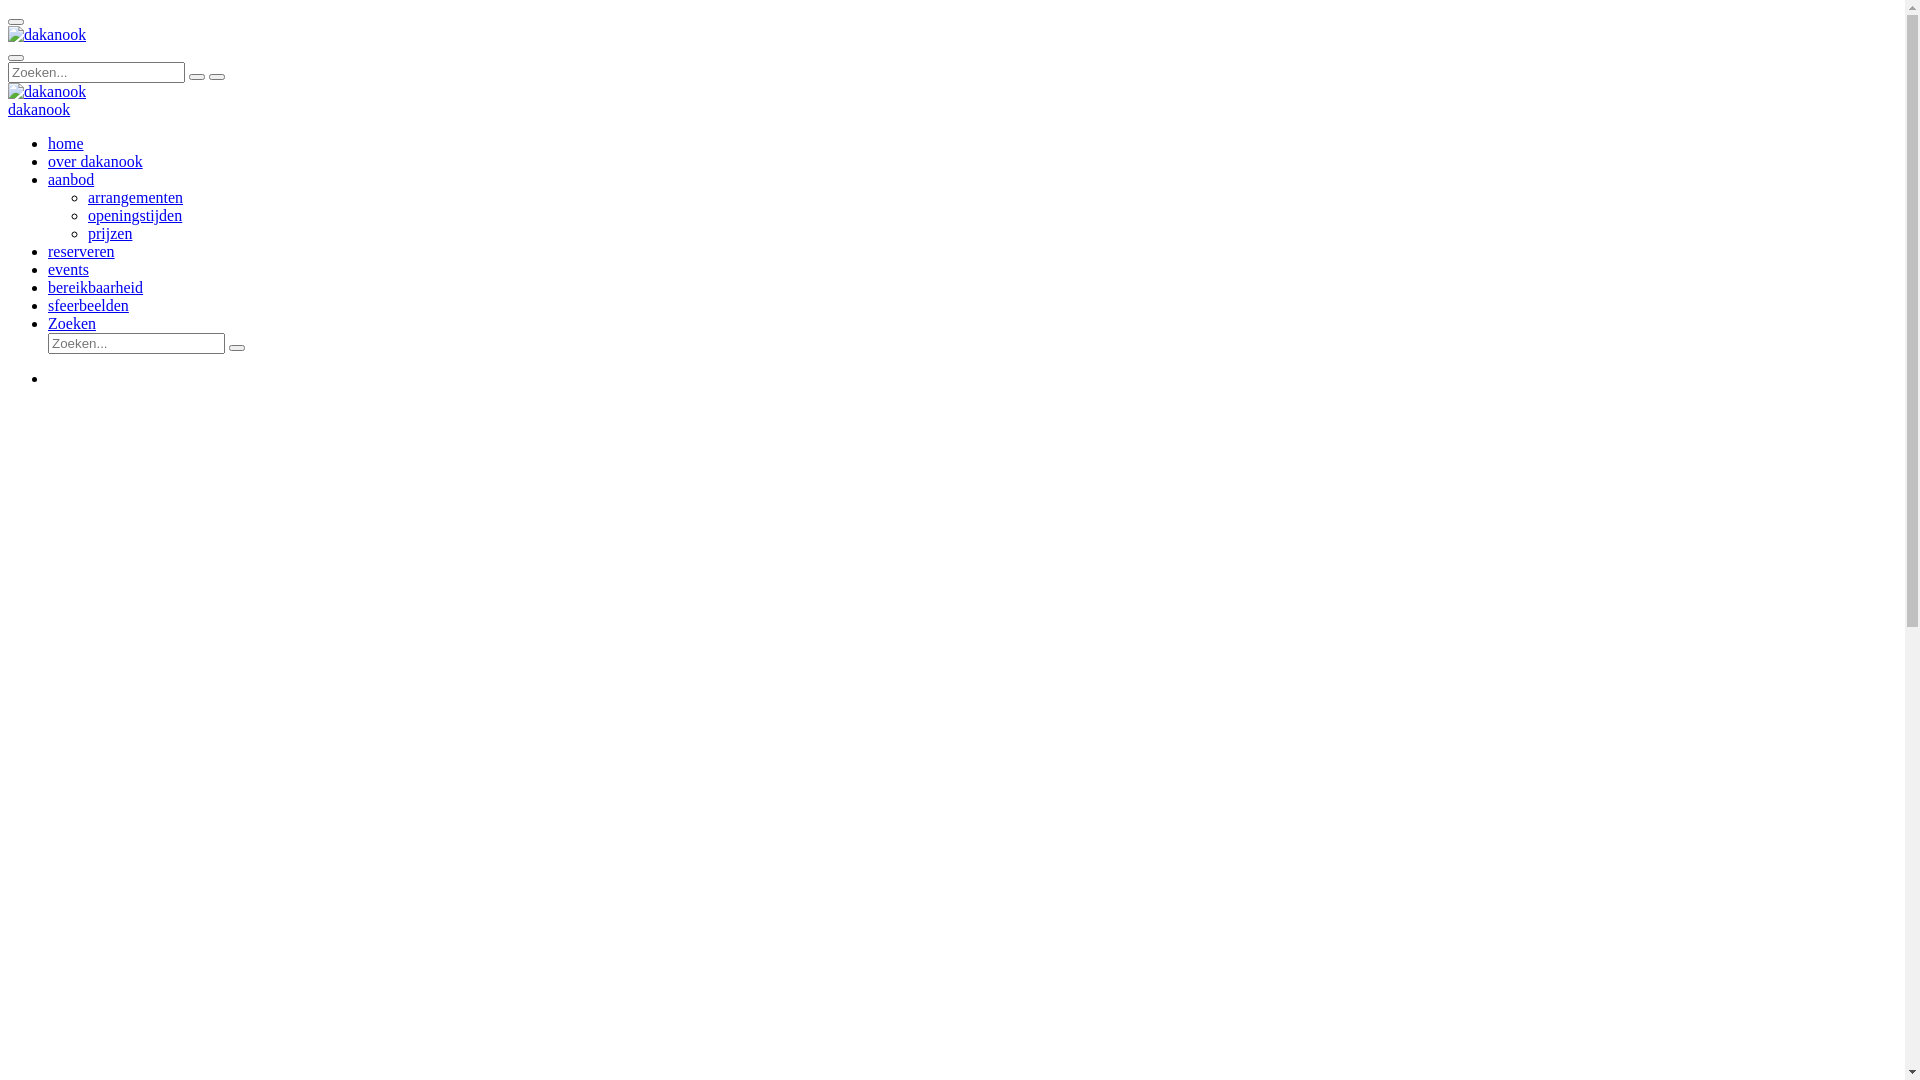 The height and width of the screenshot is (1080, 1920). I want to click on 'dakanook', so click(47, 34).